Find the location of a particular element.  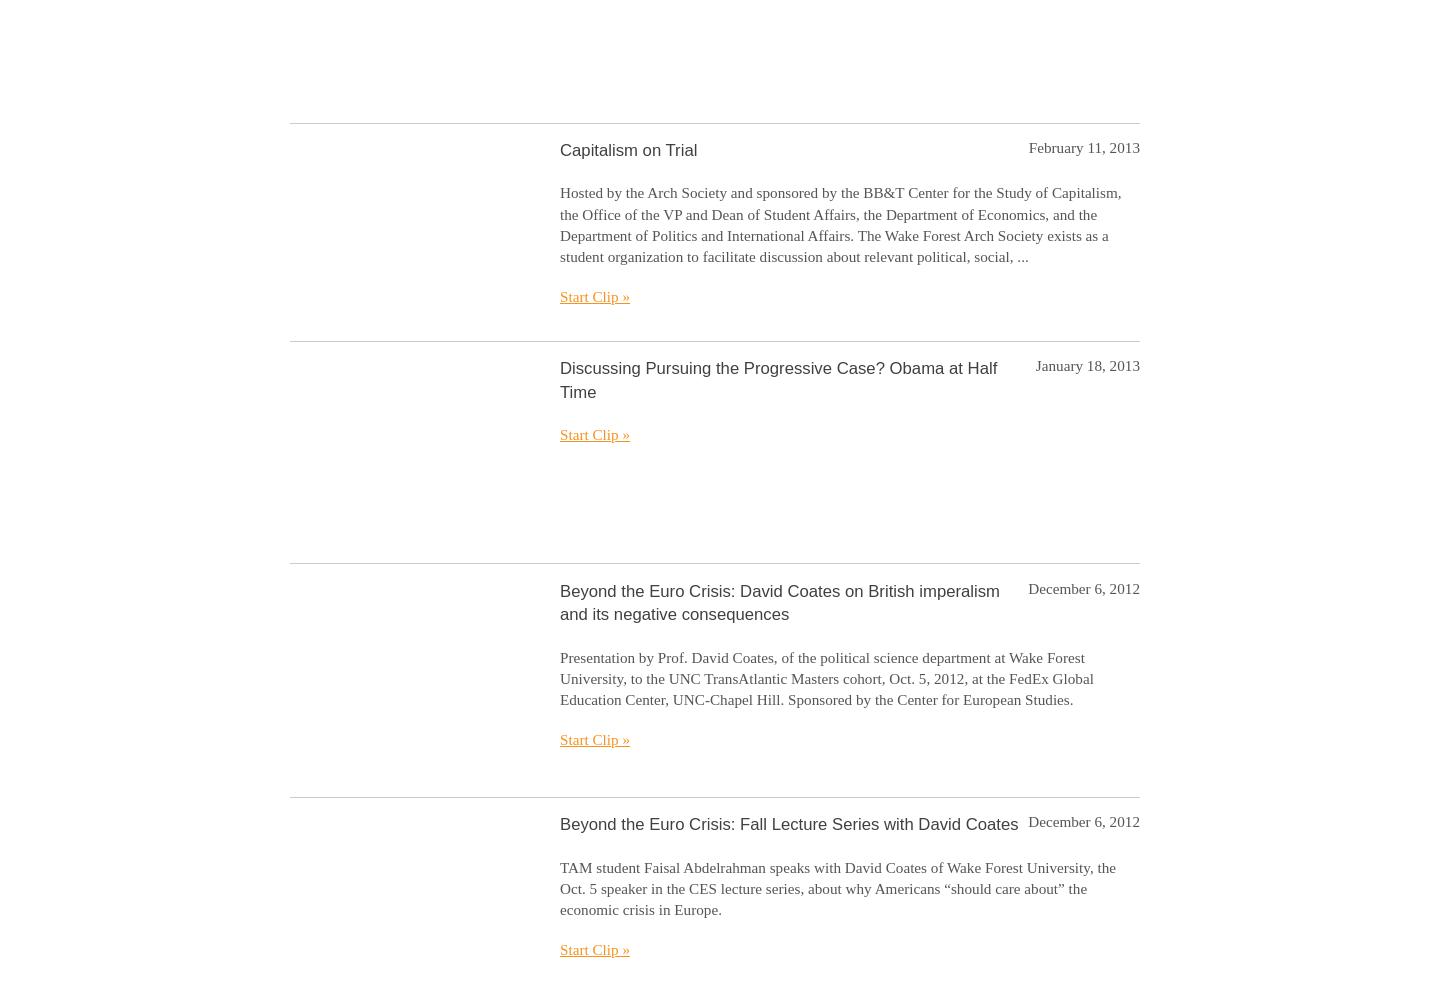

'Capitalism on Trial' is located at coordinates (627, 148).